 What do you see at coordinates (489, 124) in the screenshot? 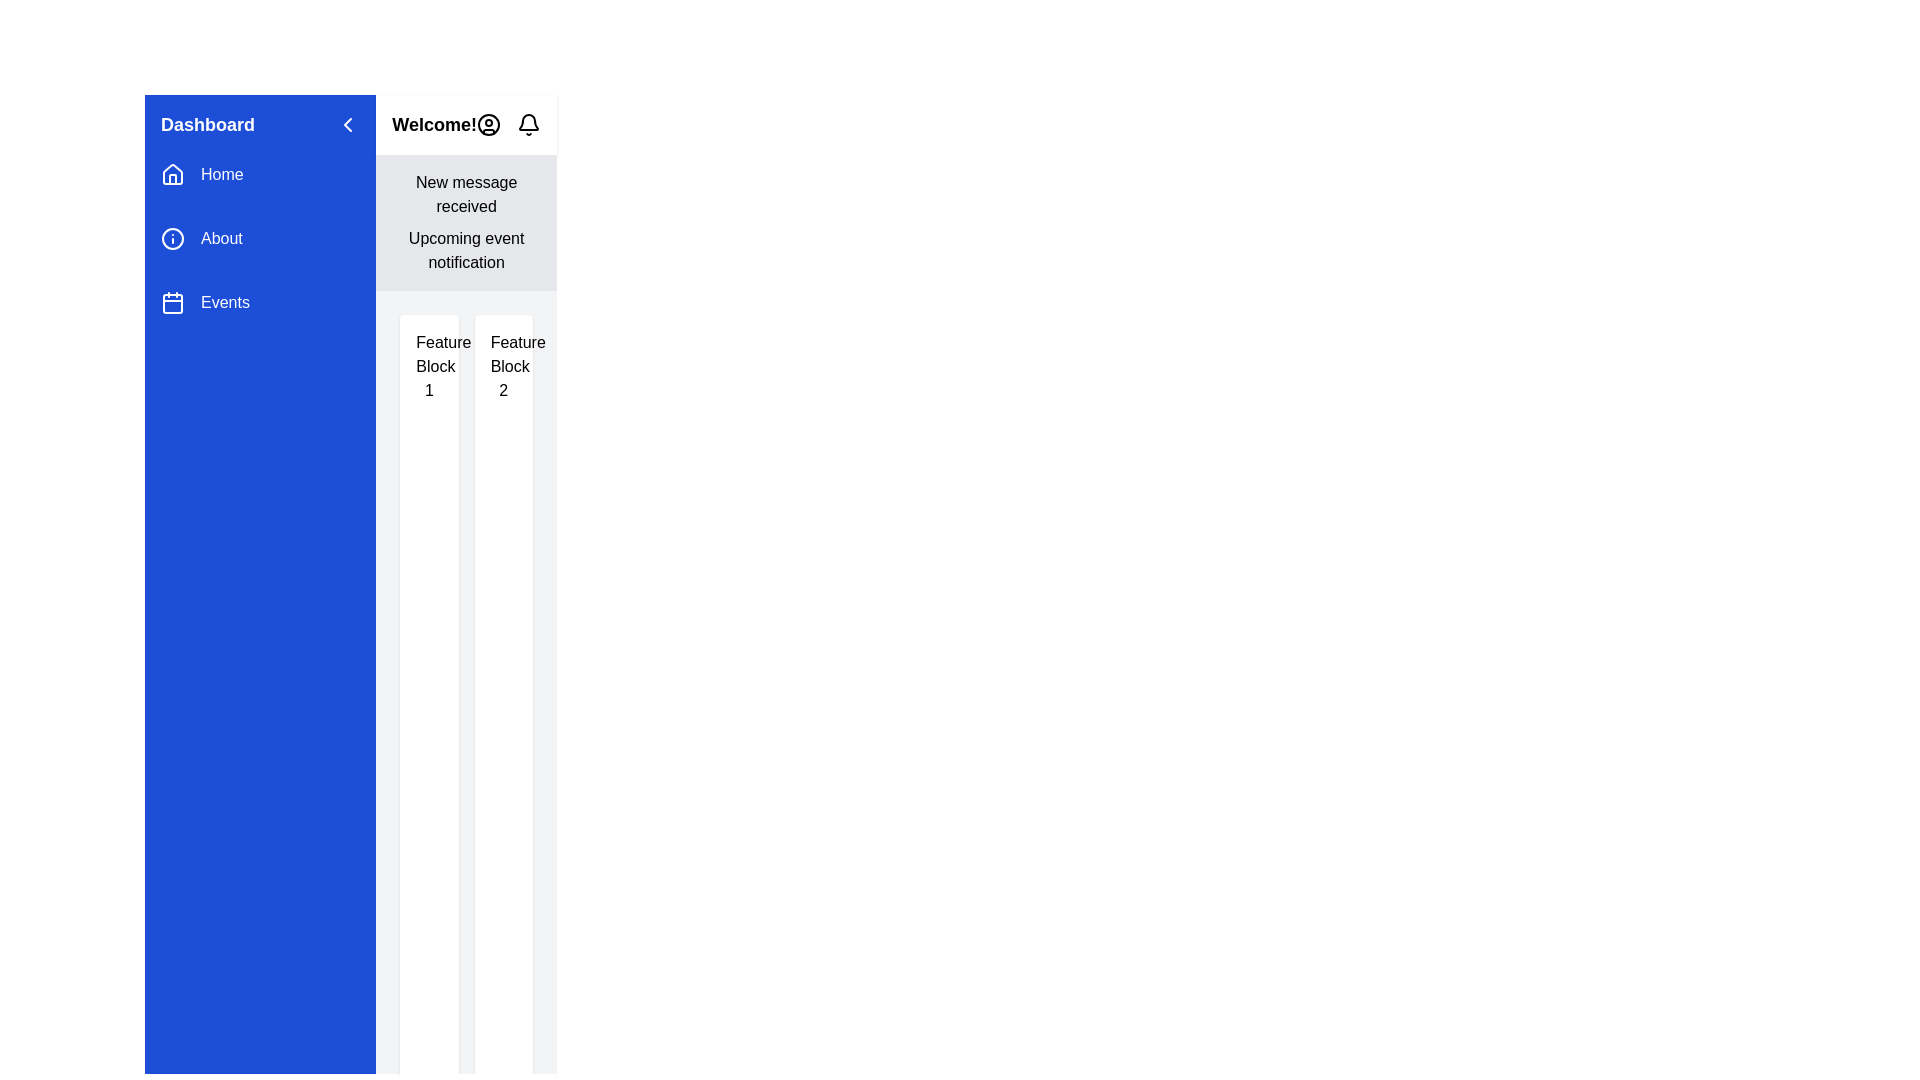
I see `the circular profile icon featuring a user silhouette` at bounding box center [489, 124].